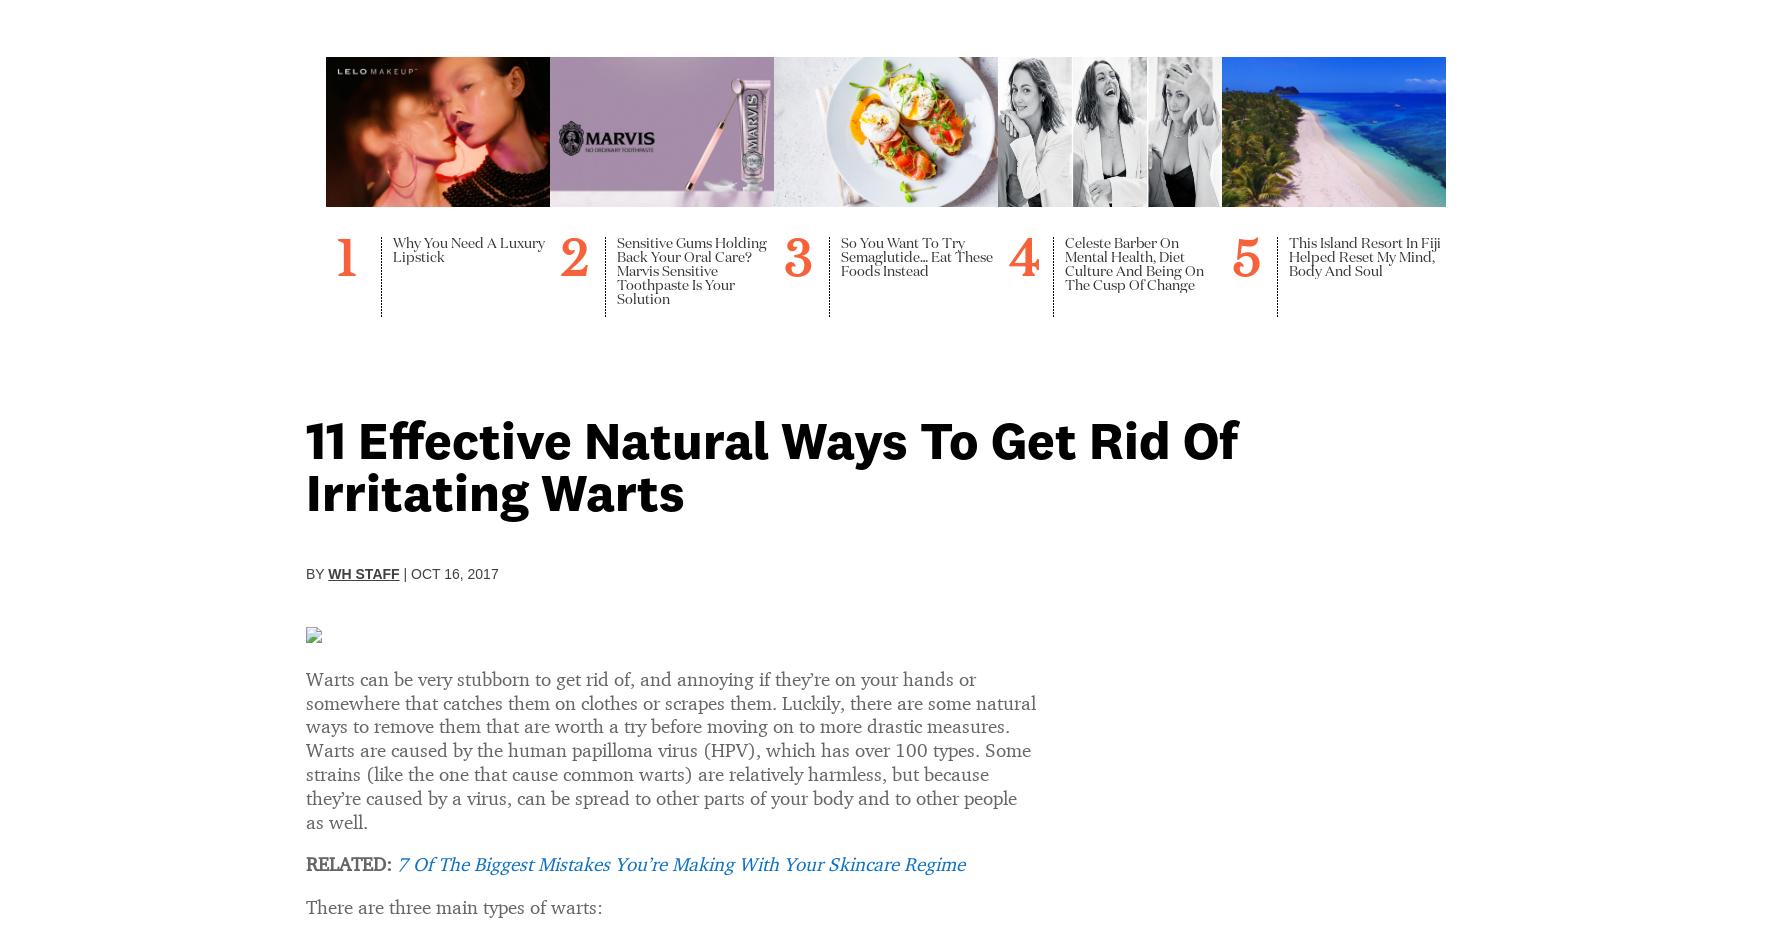 This screenshot has width=1772, height=935. Describe the element at coordinates (1133, 234) in the screenshot. I see `'4 Types Of Therapy That Don’t Involve Talking'` at that location.